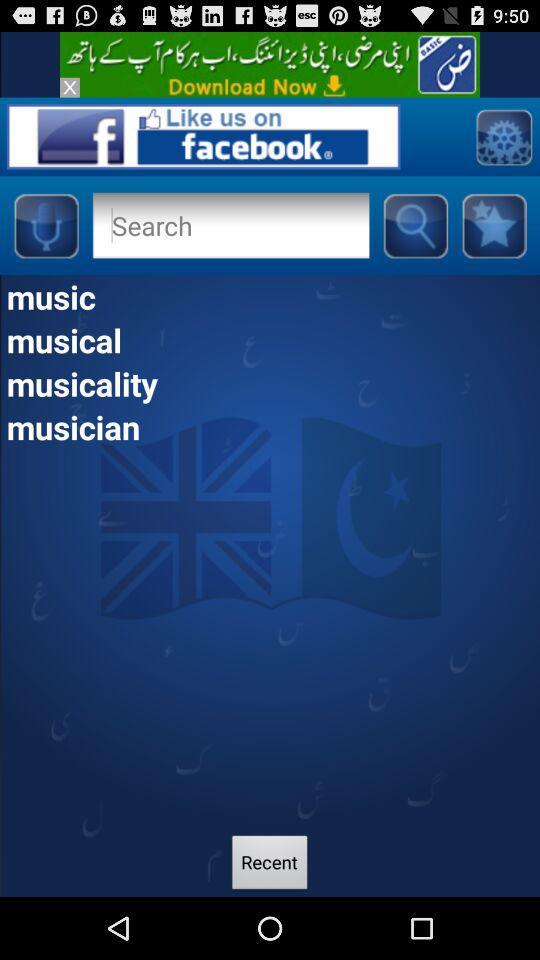  I want to click on button above the recent button, so click(270, 426).